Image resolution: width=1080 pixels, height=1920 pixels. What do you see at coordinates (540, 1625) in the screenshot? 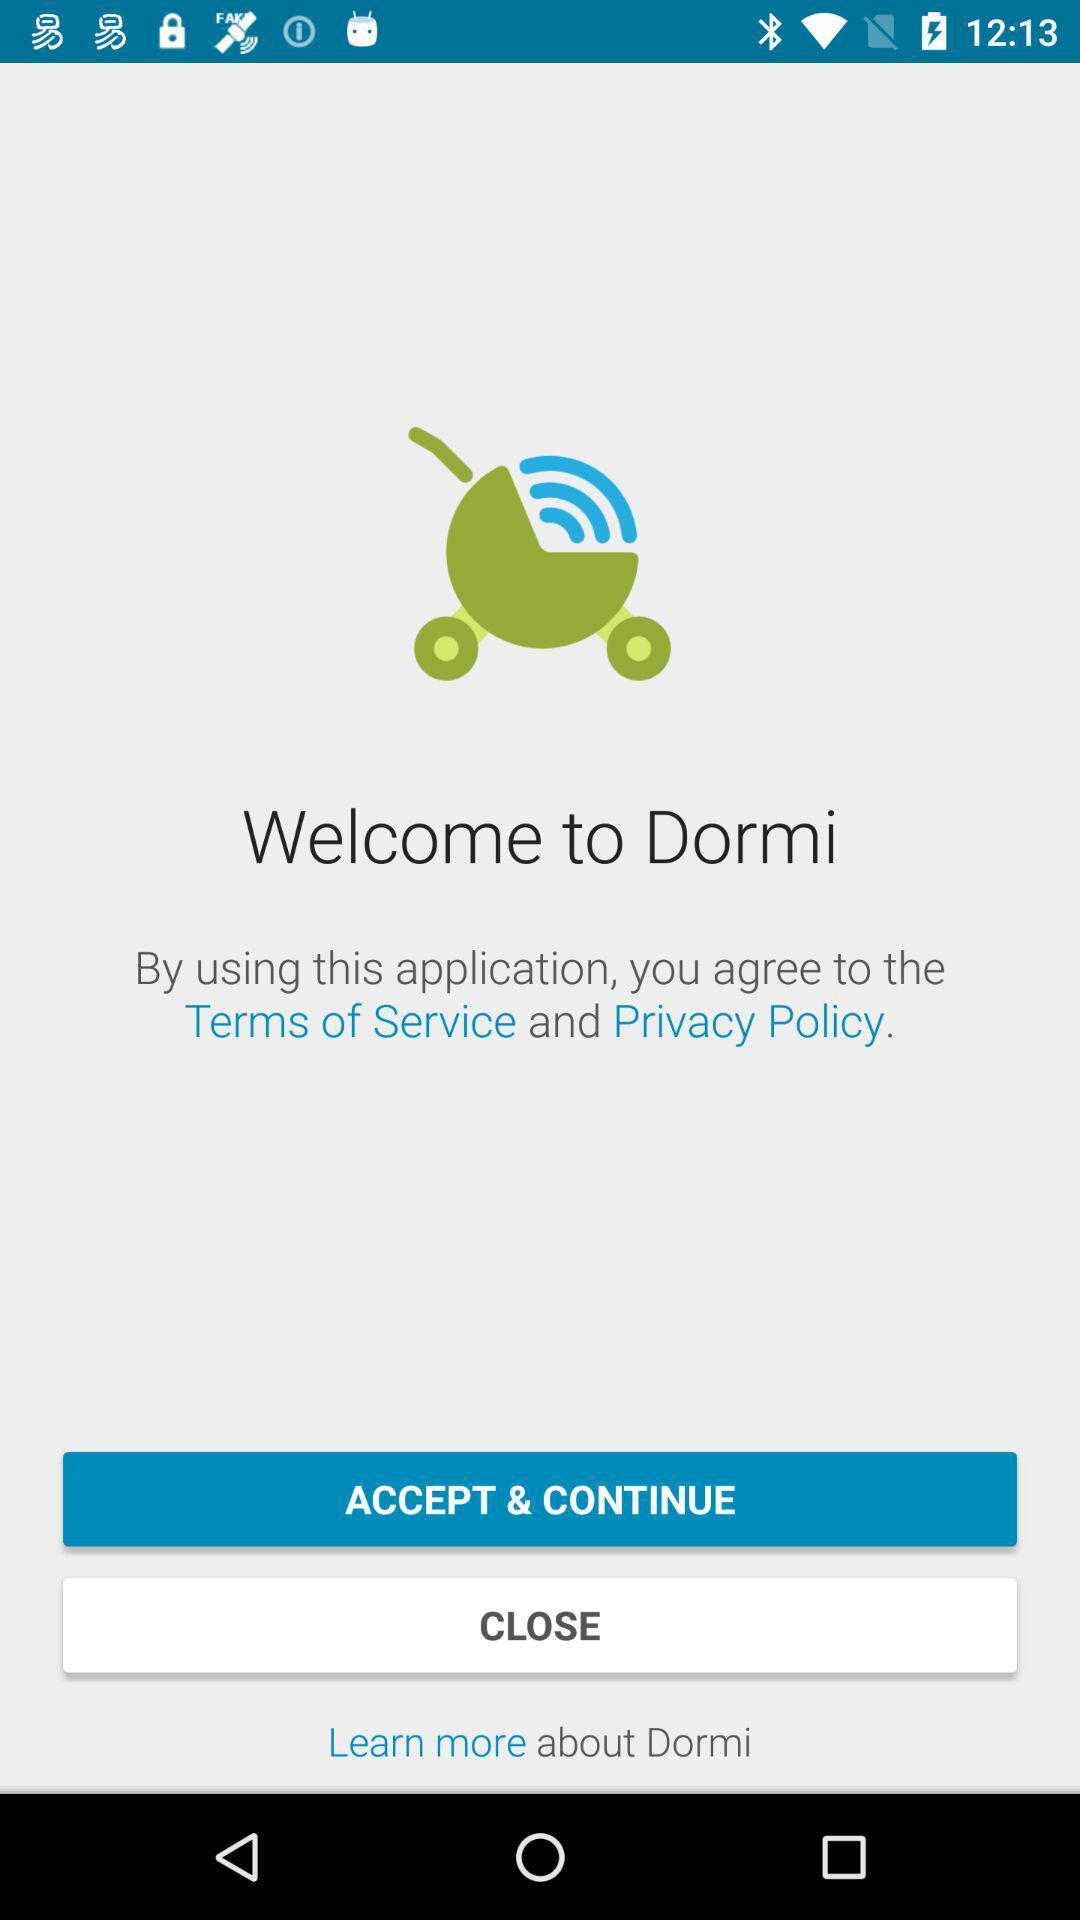
I see `the close icon` at bounding box center [540, 1625].